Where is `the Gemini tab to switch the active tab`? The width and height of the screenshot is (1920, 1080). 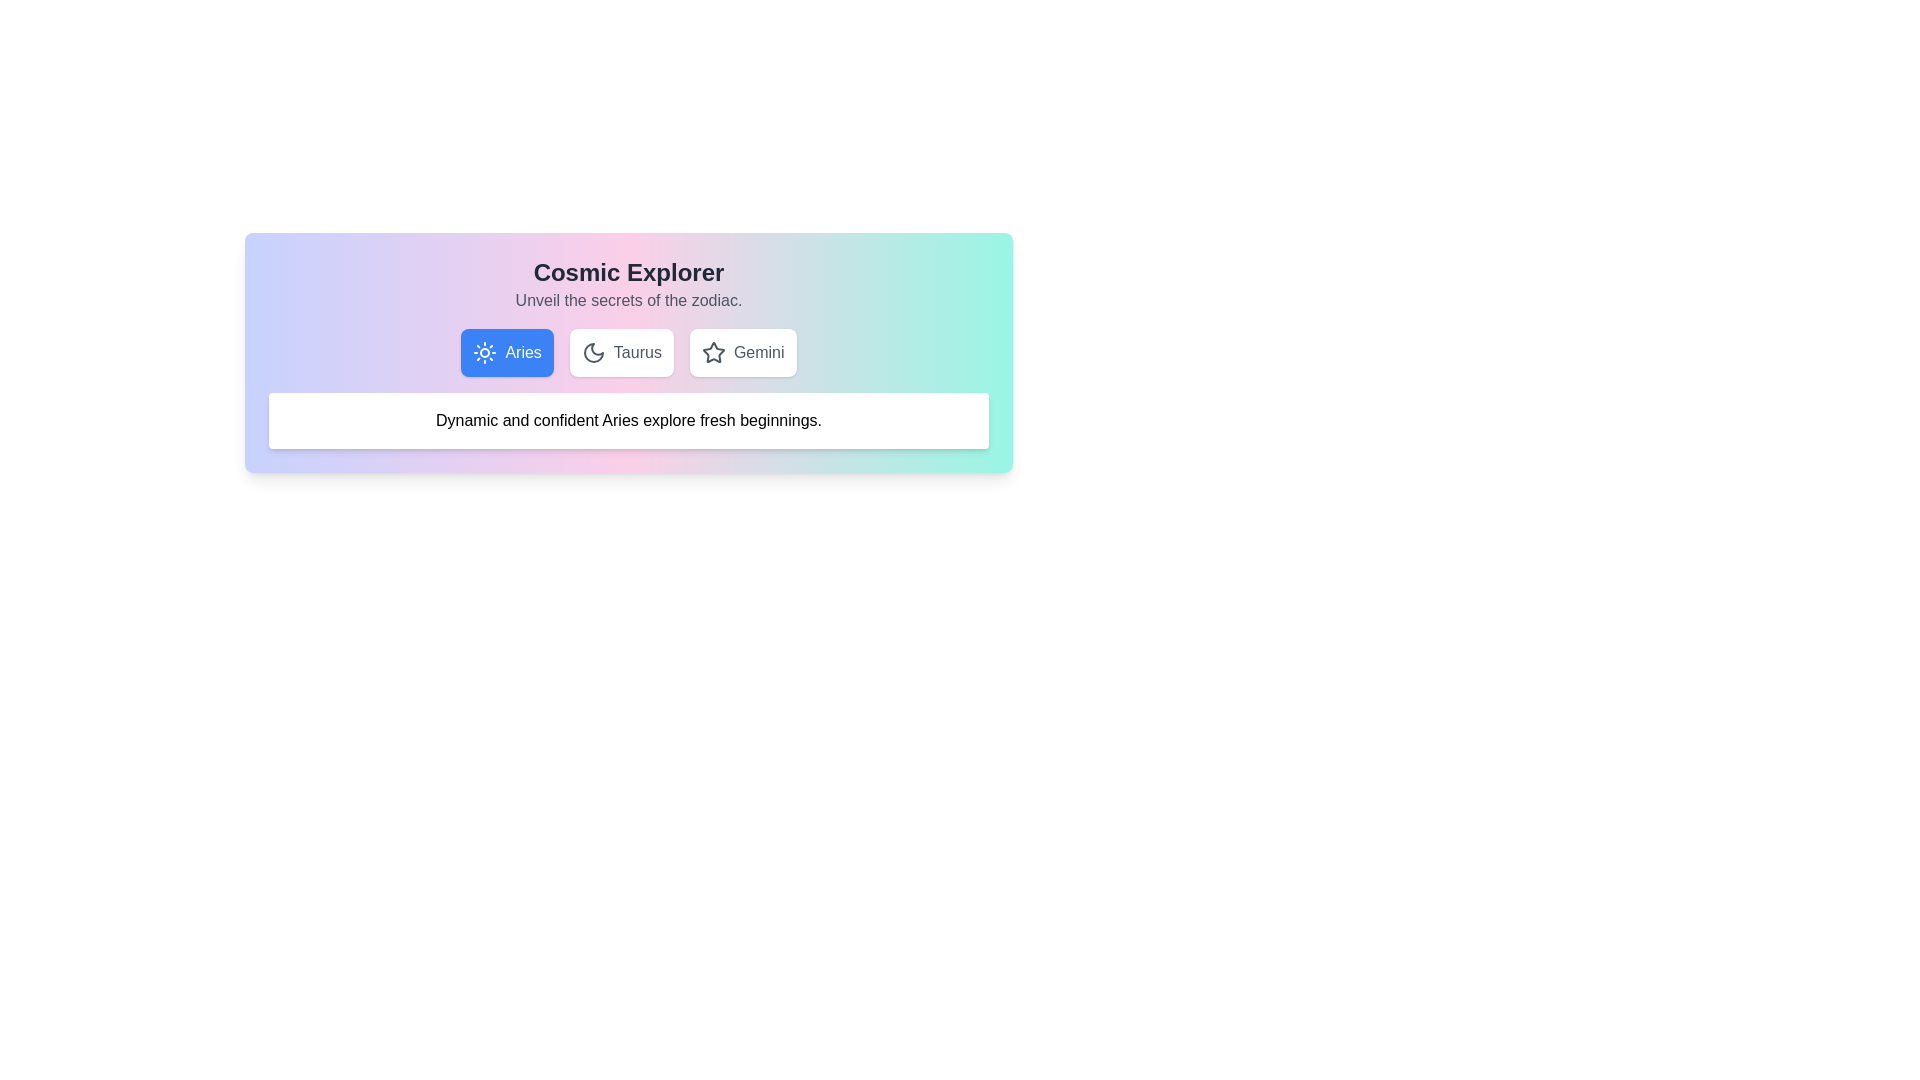
the Gemini tab to switch the active tab is located at coordinates (742, 352).